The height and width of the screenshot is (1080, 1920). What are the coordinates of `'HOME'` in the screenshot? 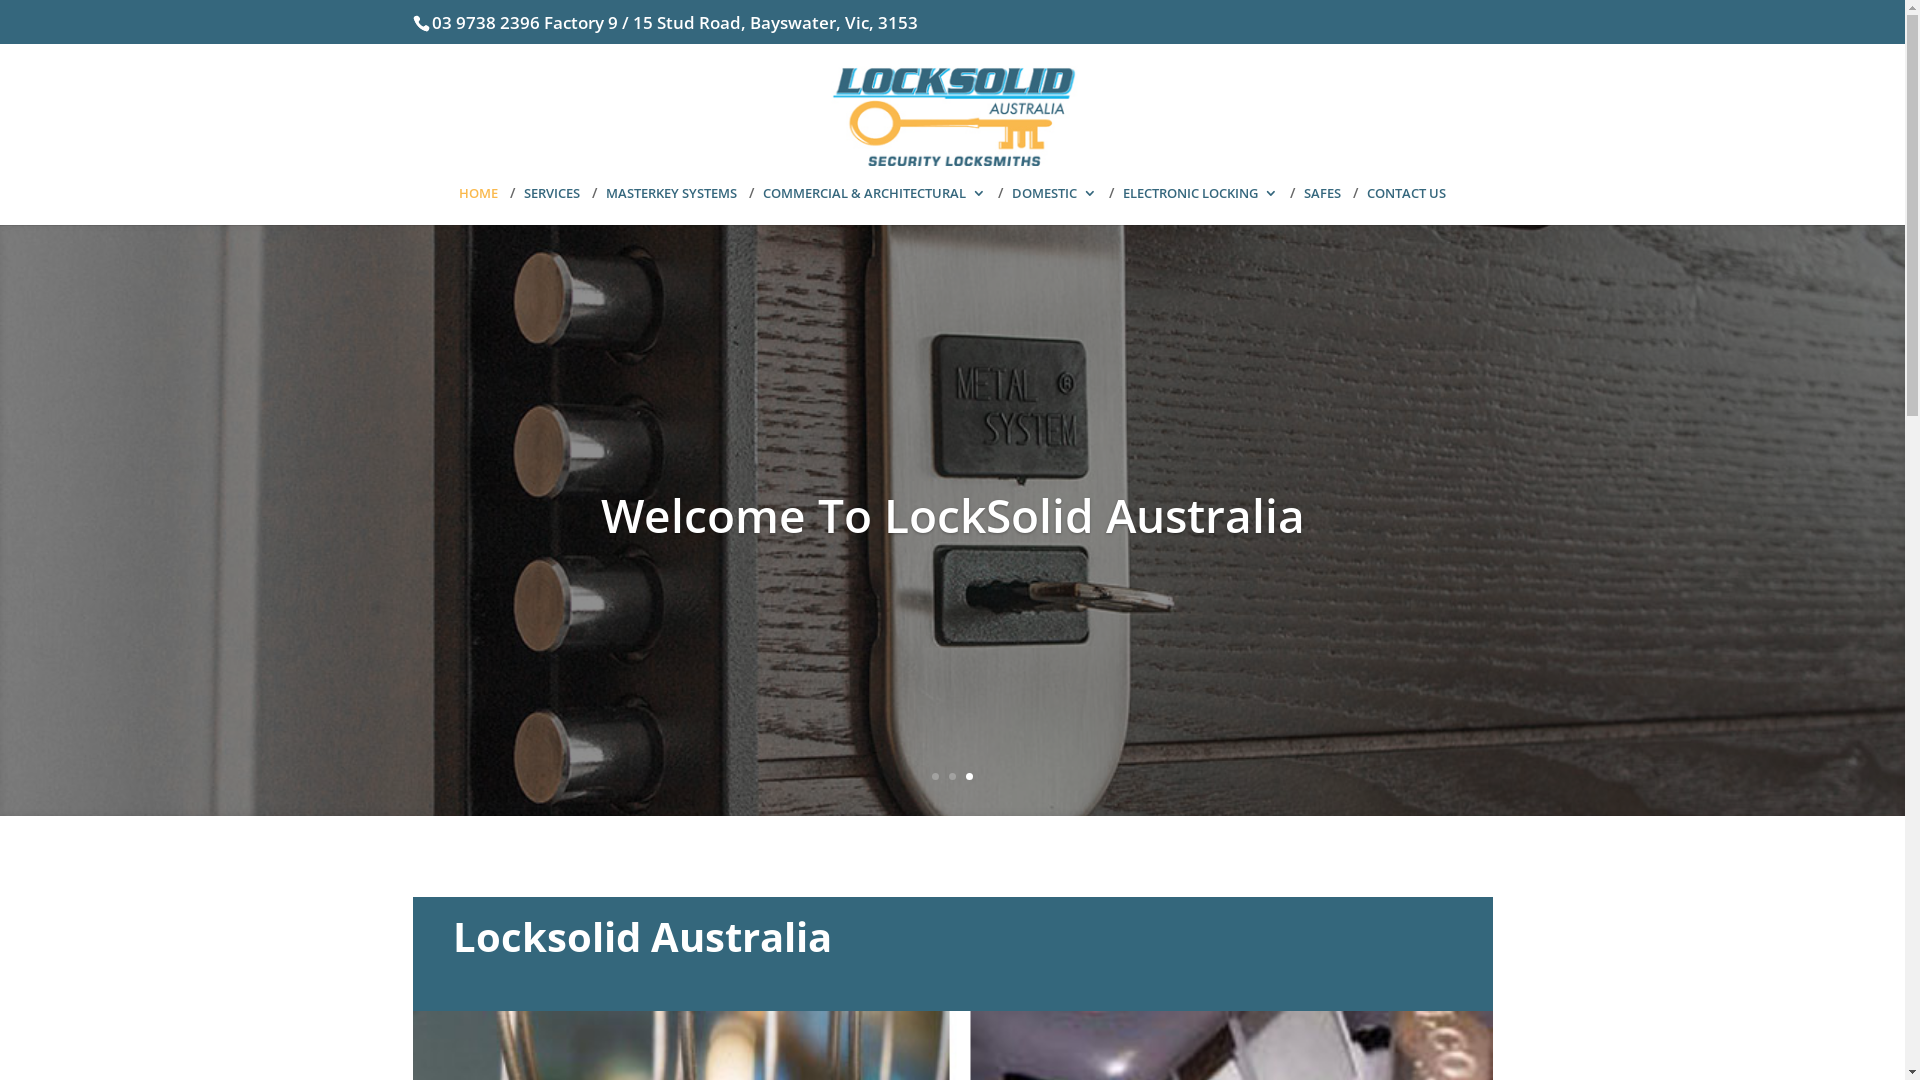 It's located at (477, 205).